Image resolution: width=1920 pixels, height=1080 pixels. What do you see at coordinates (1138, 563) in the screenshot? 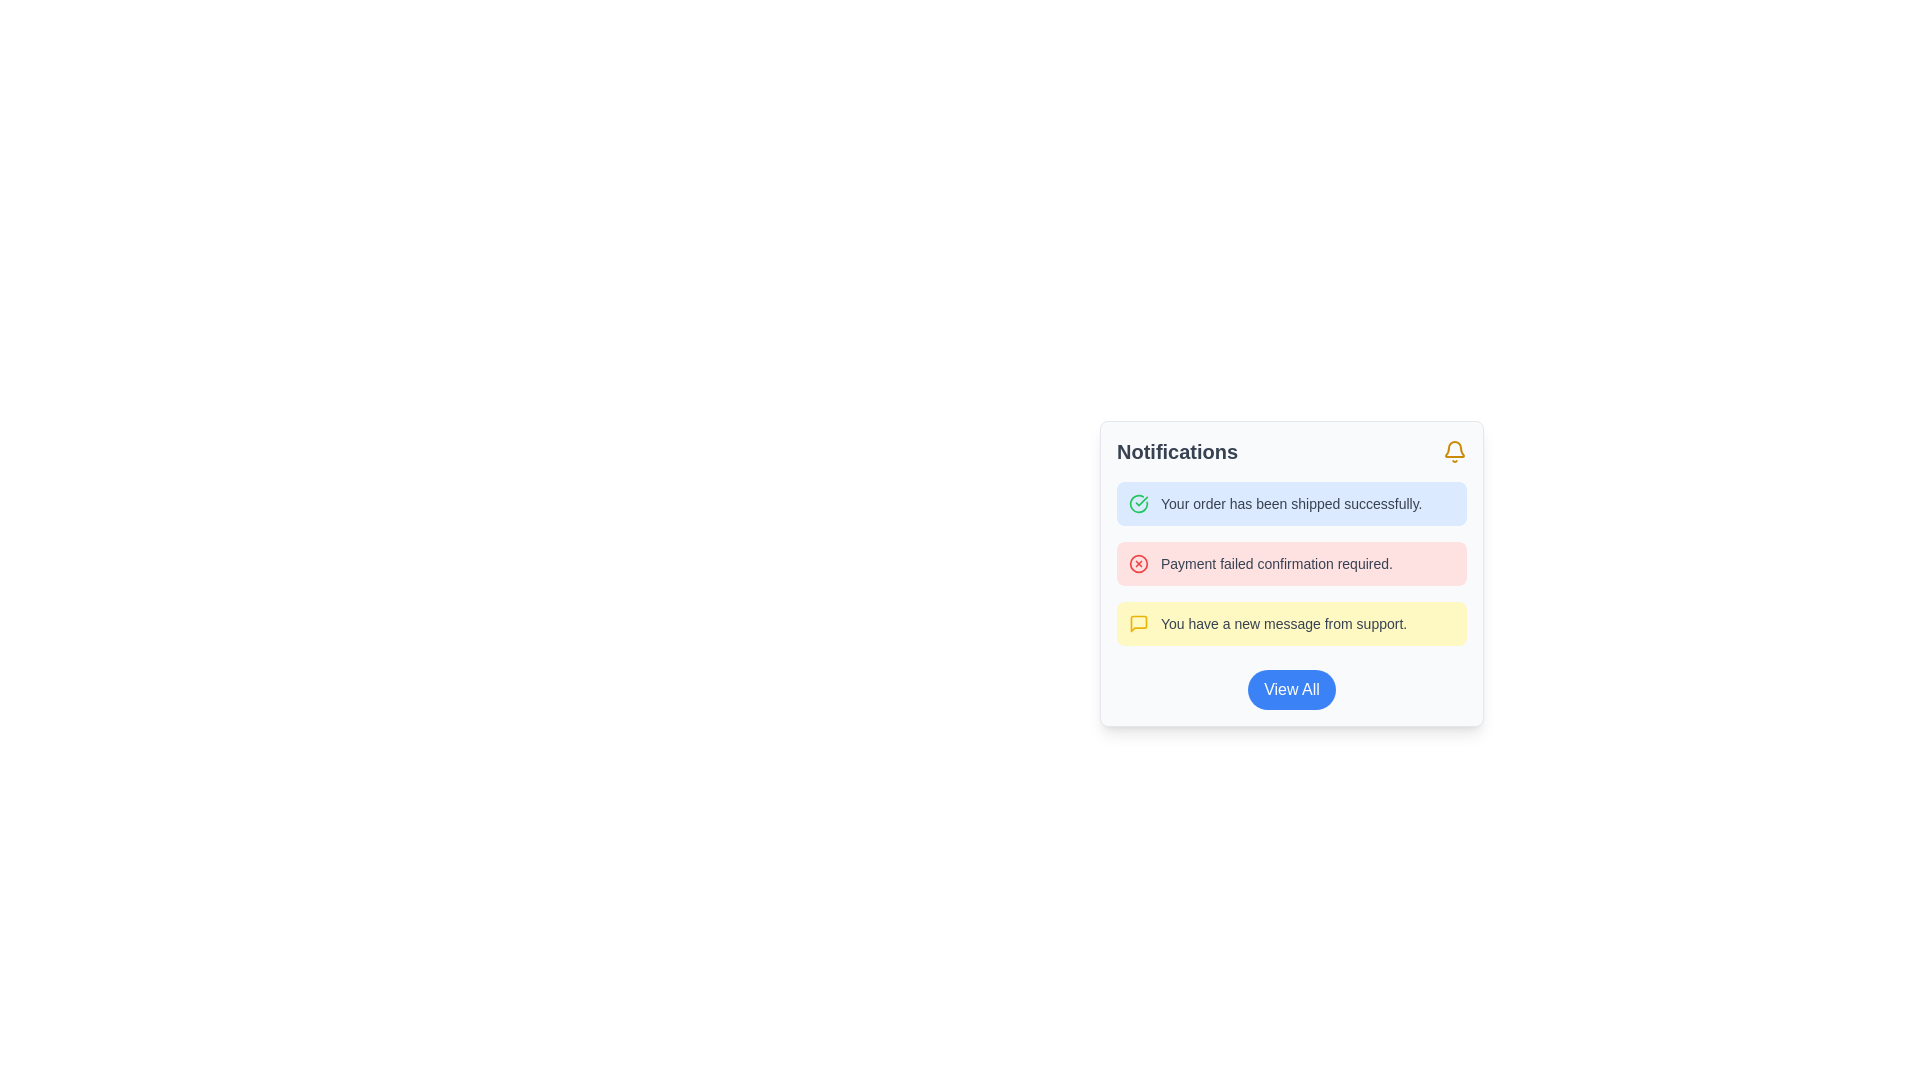
I see `the error icon indicating a failure message within the red-highlighted notification box, positioned to the left of the text 'Payment failed confirmation required.'` at bounding box center [1138, 563].